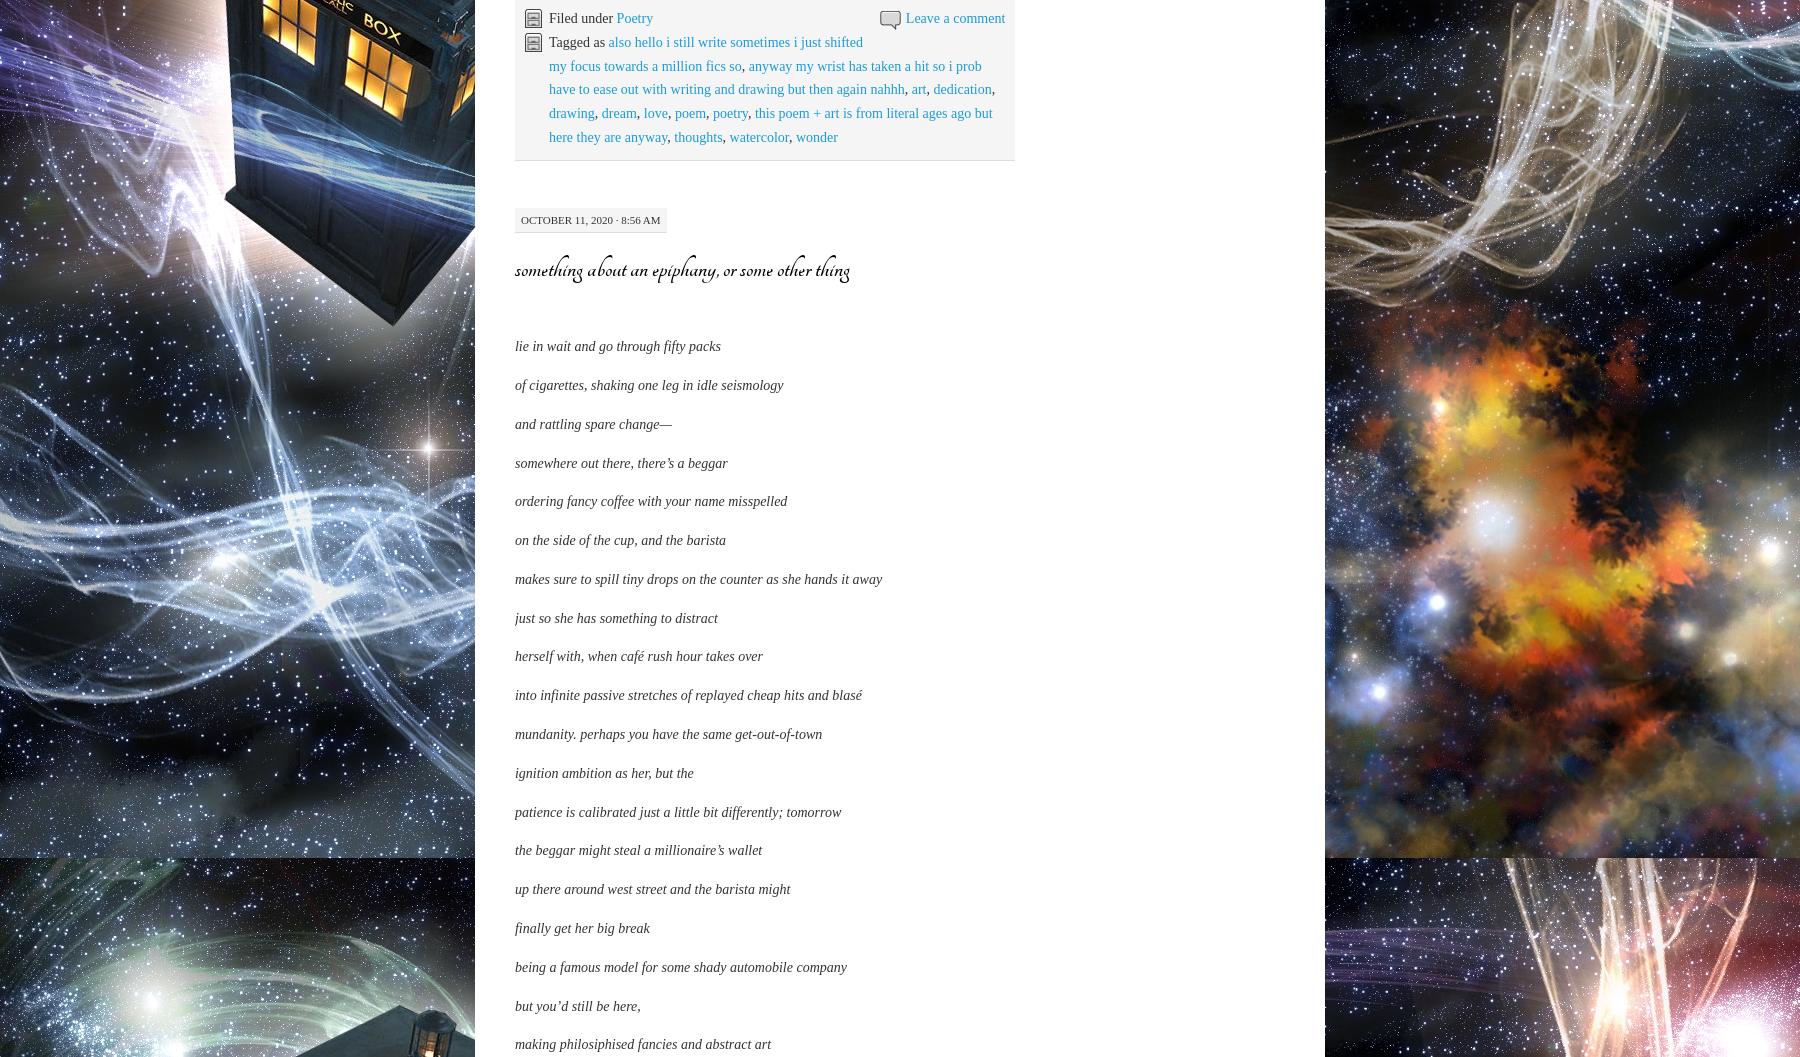 The image size is (1800, 1057). Describe the element at coordinates (688, 112) in the screenshot. I see `'poem'` at that location.